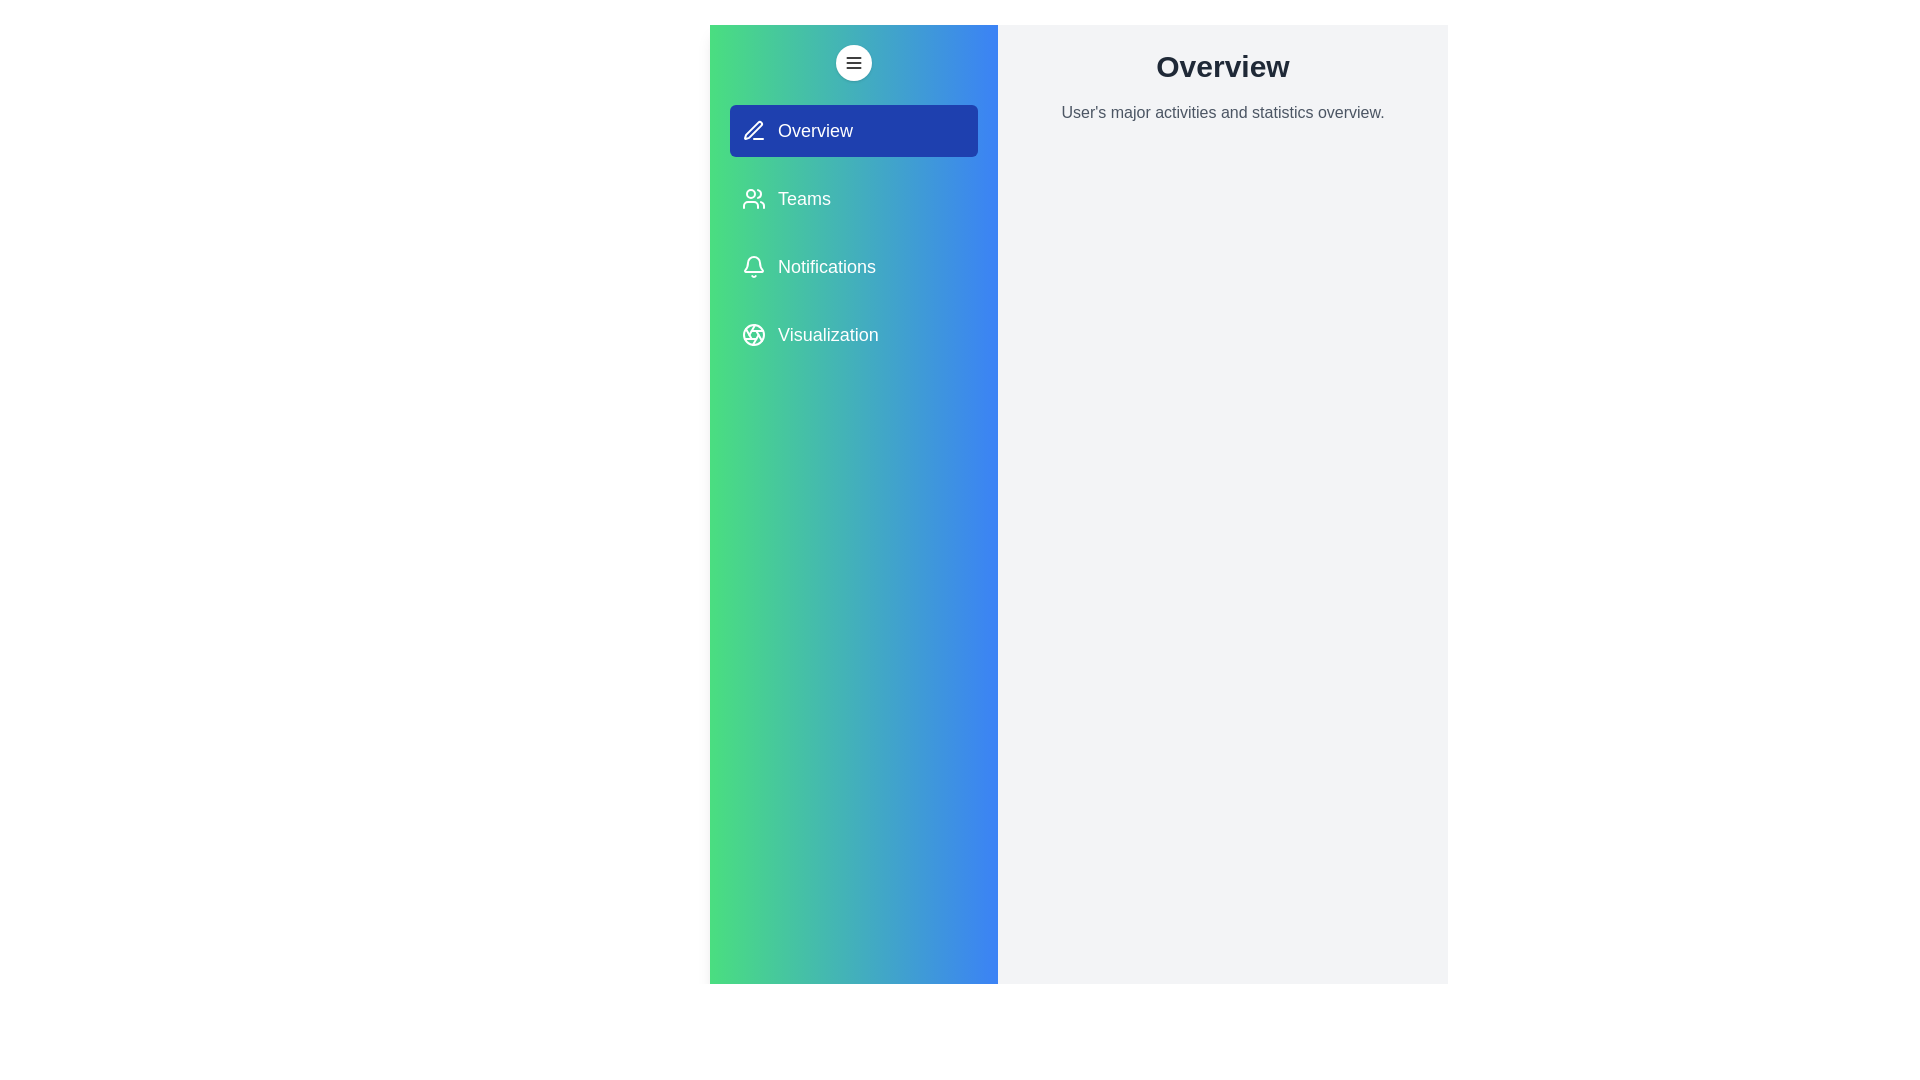 The image size is (1920, 1080). I want to click on the drawer elements to observe highlights. The element to hover over is specified by the parameter Overview, so click(854, 131).